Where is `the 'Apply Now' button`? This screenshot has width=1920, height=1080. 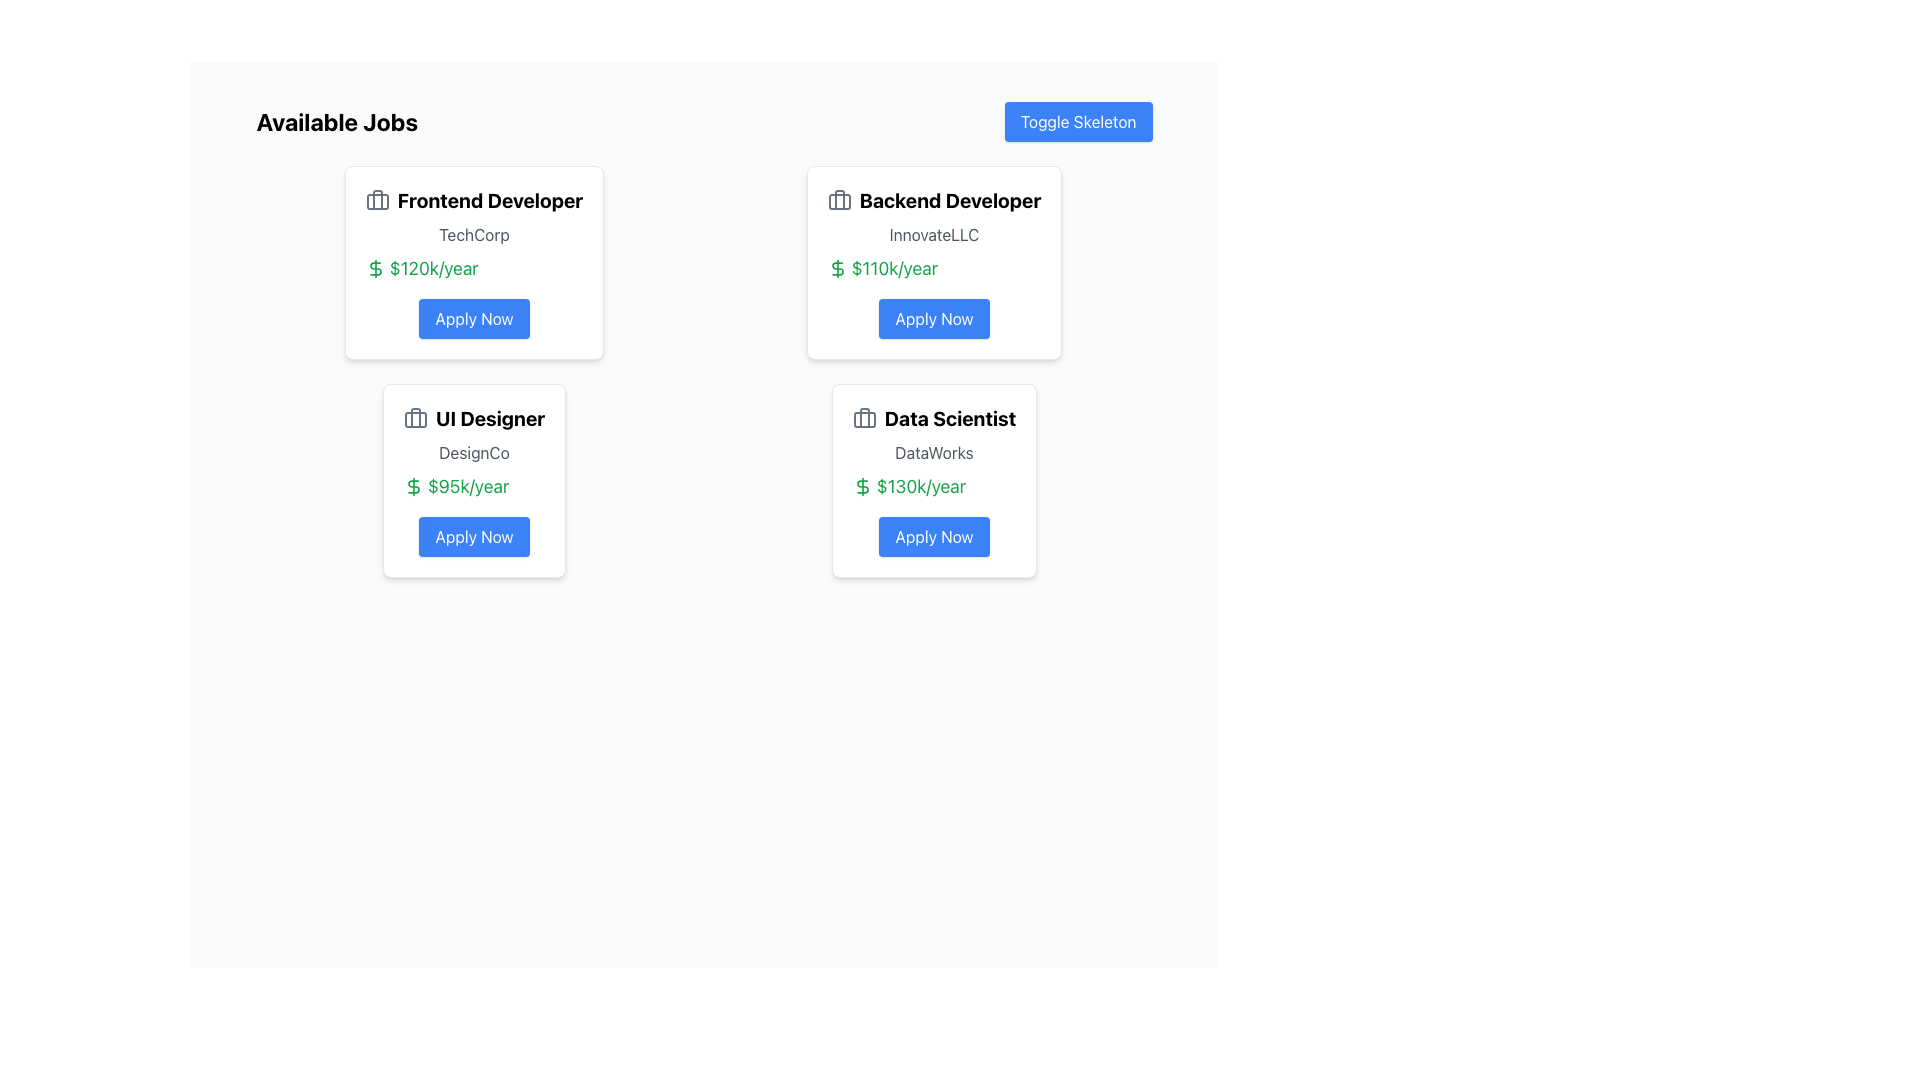 the 'Apply Now' button is located at coordinates (933, 535).